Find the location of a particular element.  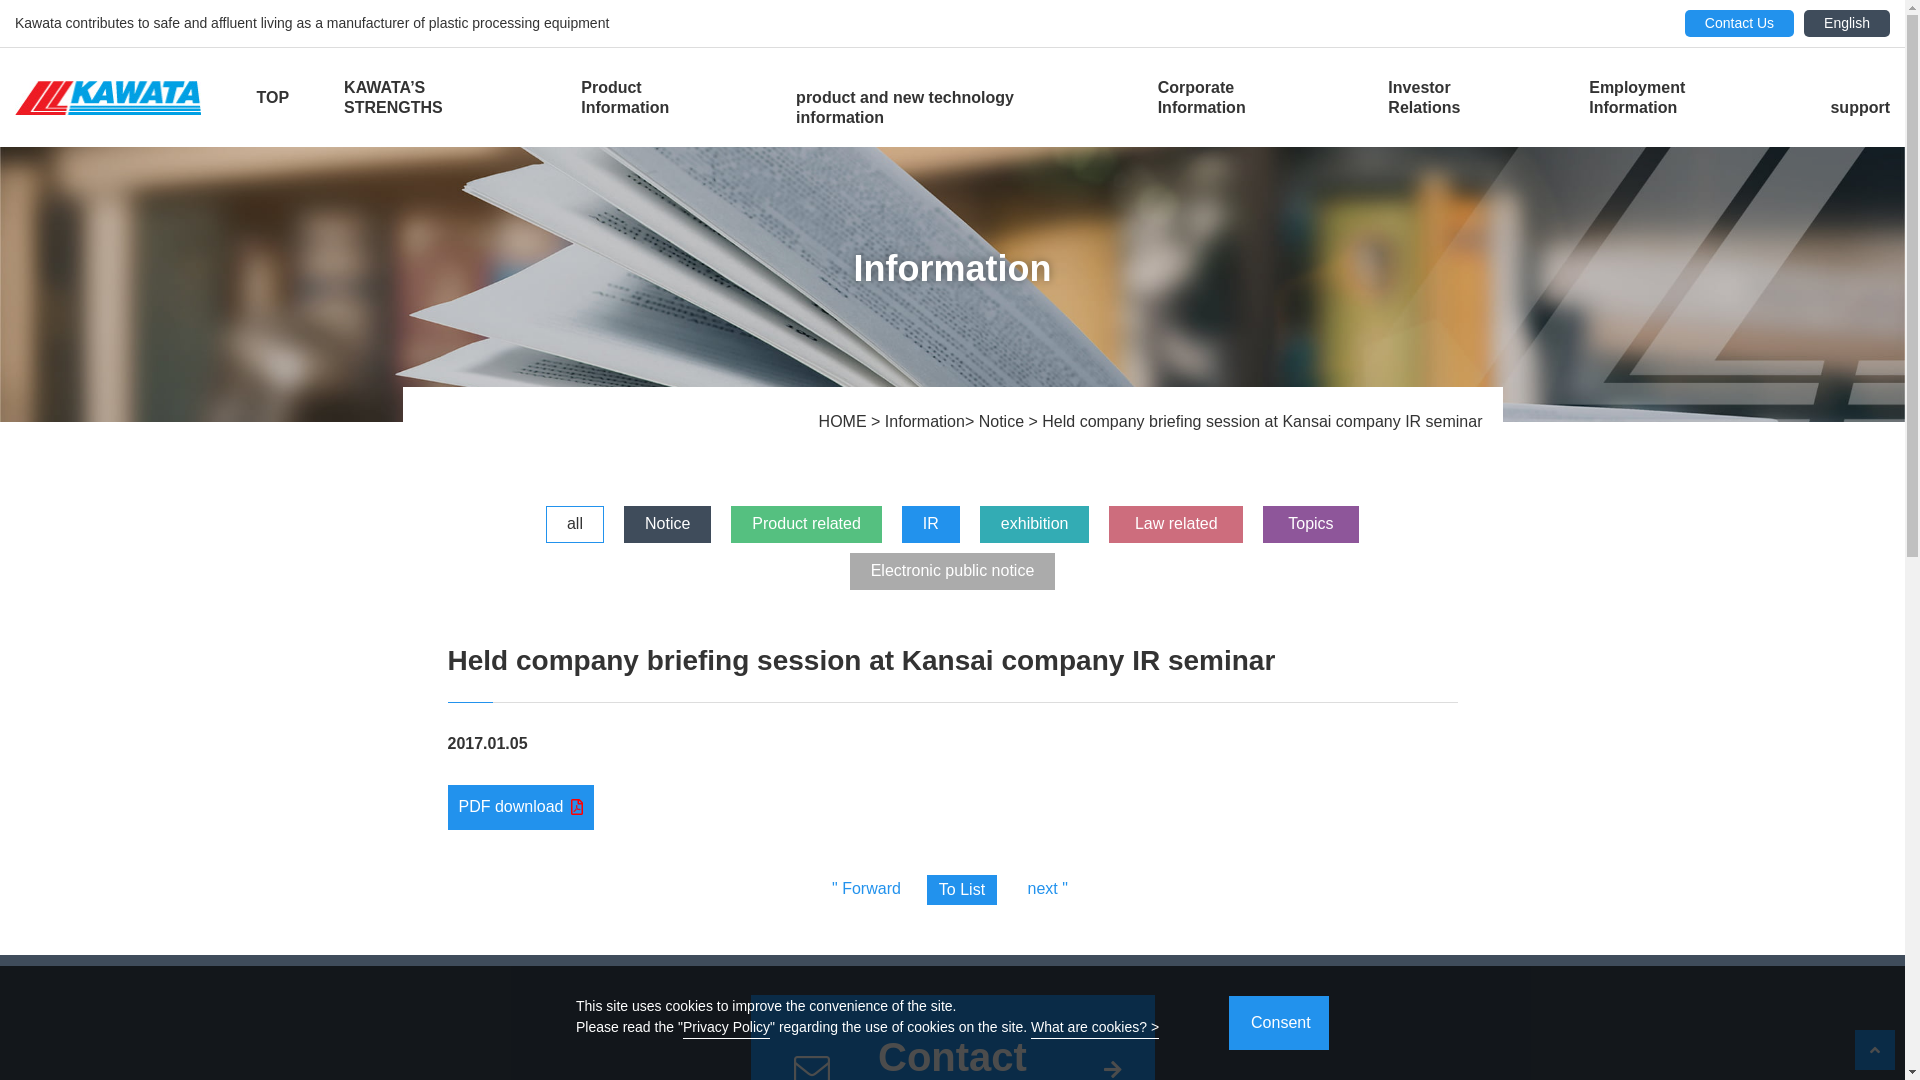

'Privacy Policy' is located at coordinates (725, 1029).